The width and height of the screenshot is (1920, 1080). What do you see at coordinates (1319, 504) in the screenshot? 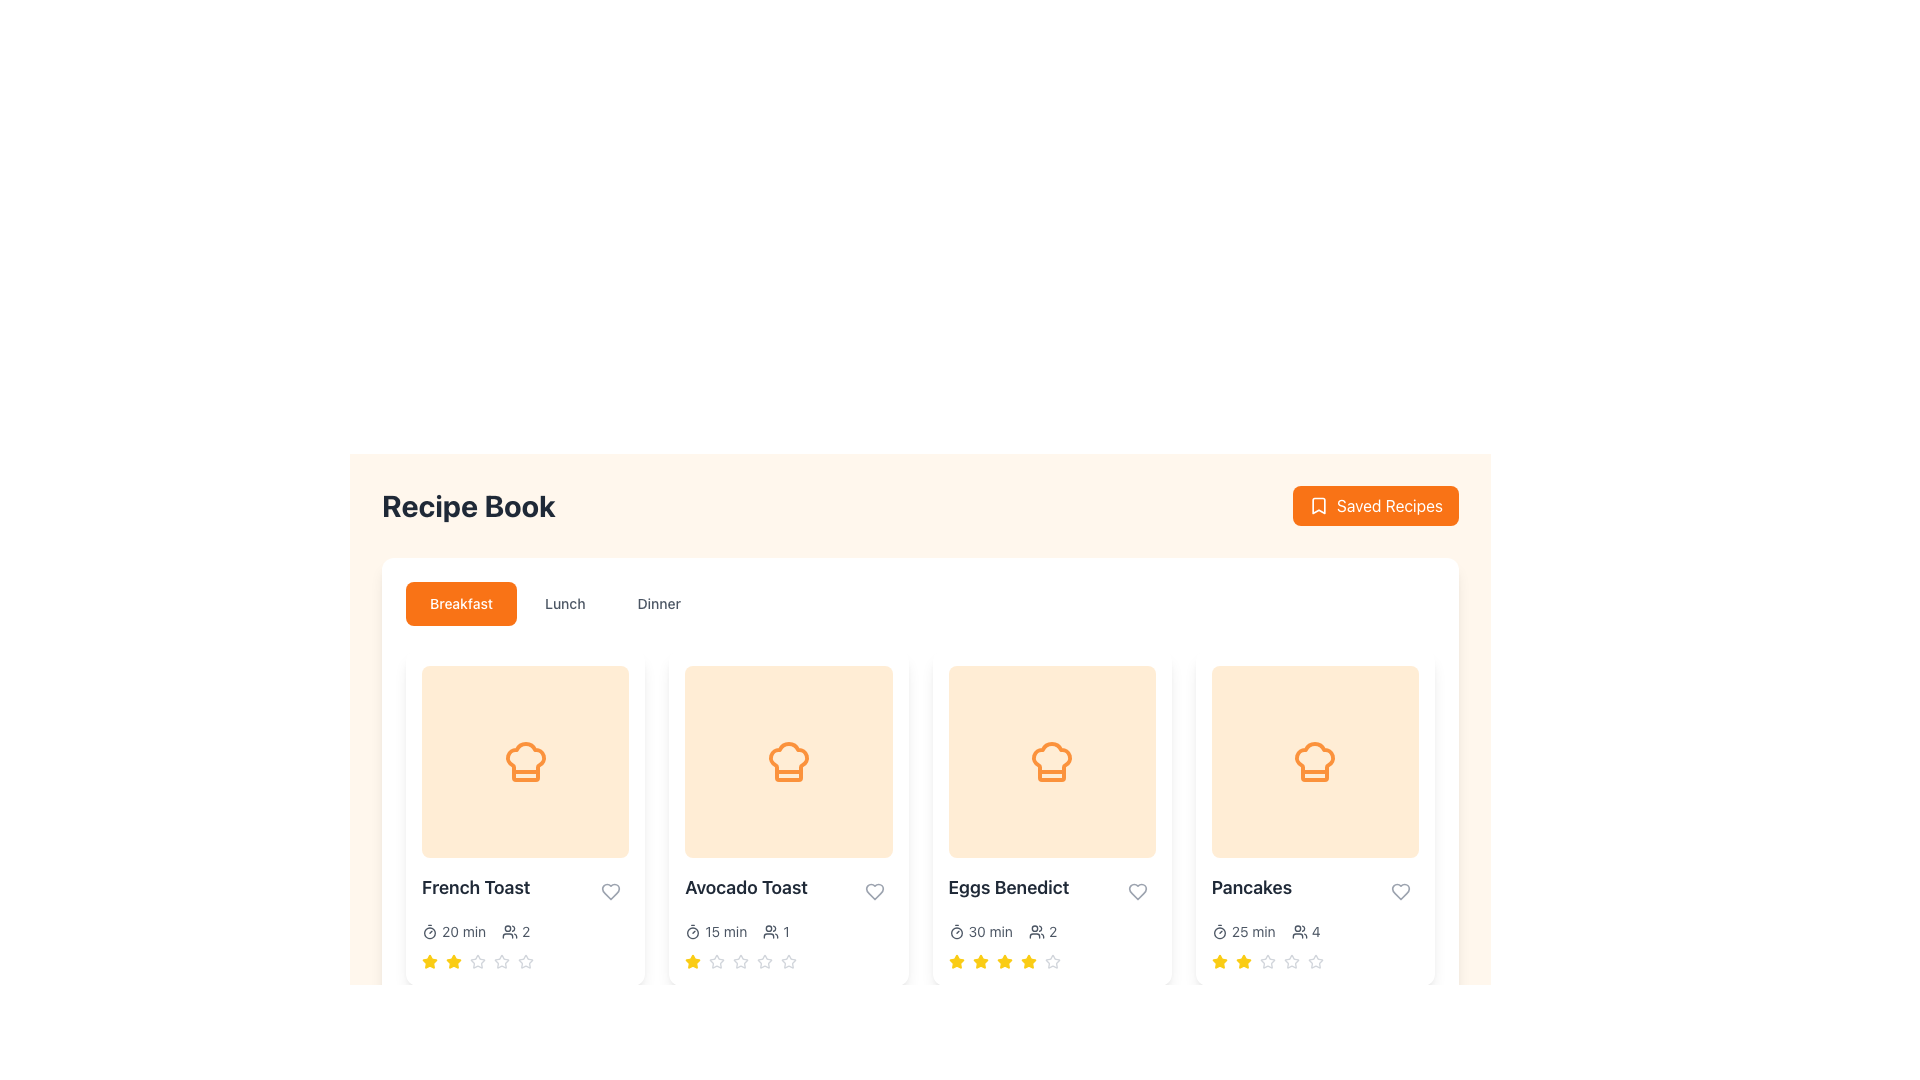
I see `the bookmark icon located to the left of the 'Saved Recipes' text within the orange button at the top-right corner of the interface` at bounding box center [1319, 504].